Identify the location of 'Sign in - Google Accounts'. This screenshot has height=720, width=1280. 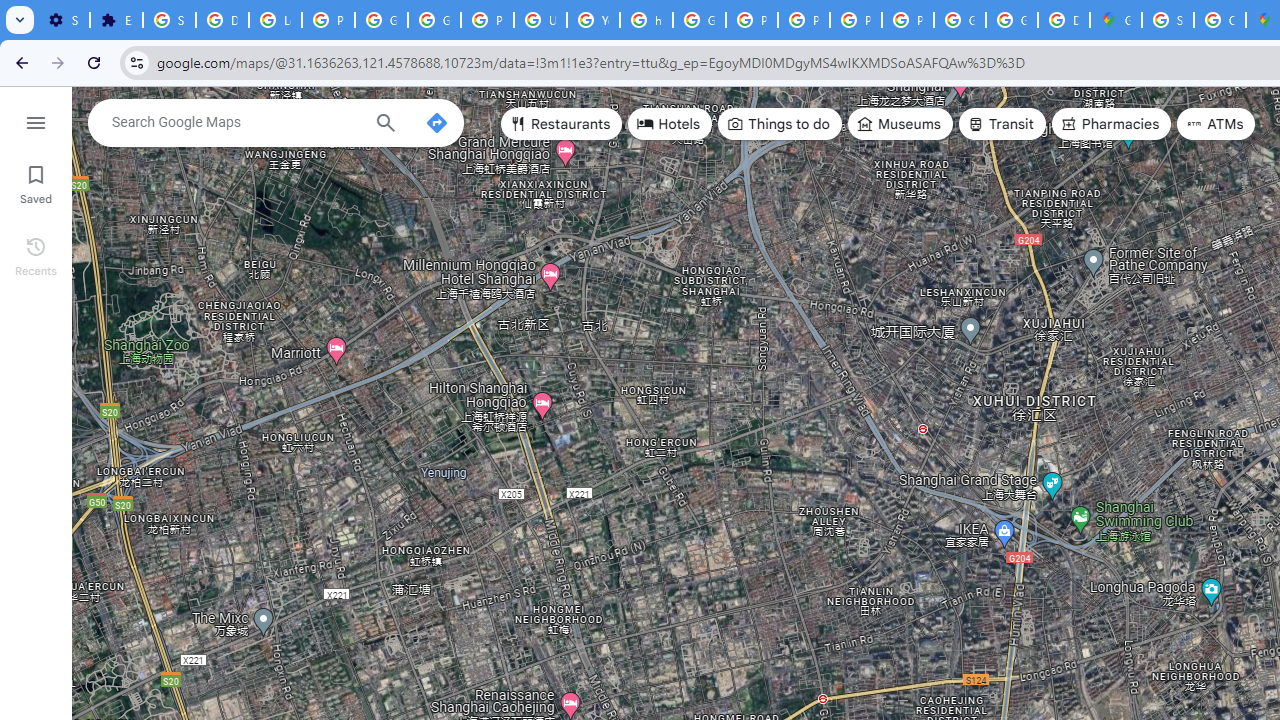
(169, 20).